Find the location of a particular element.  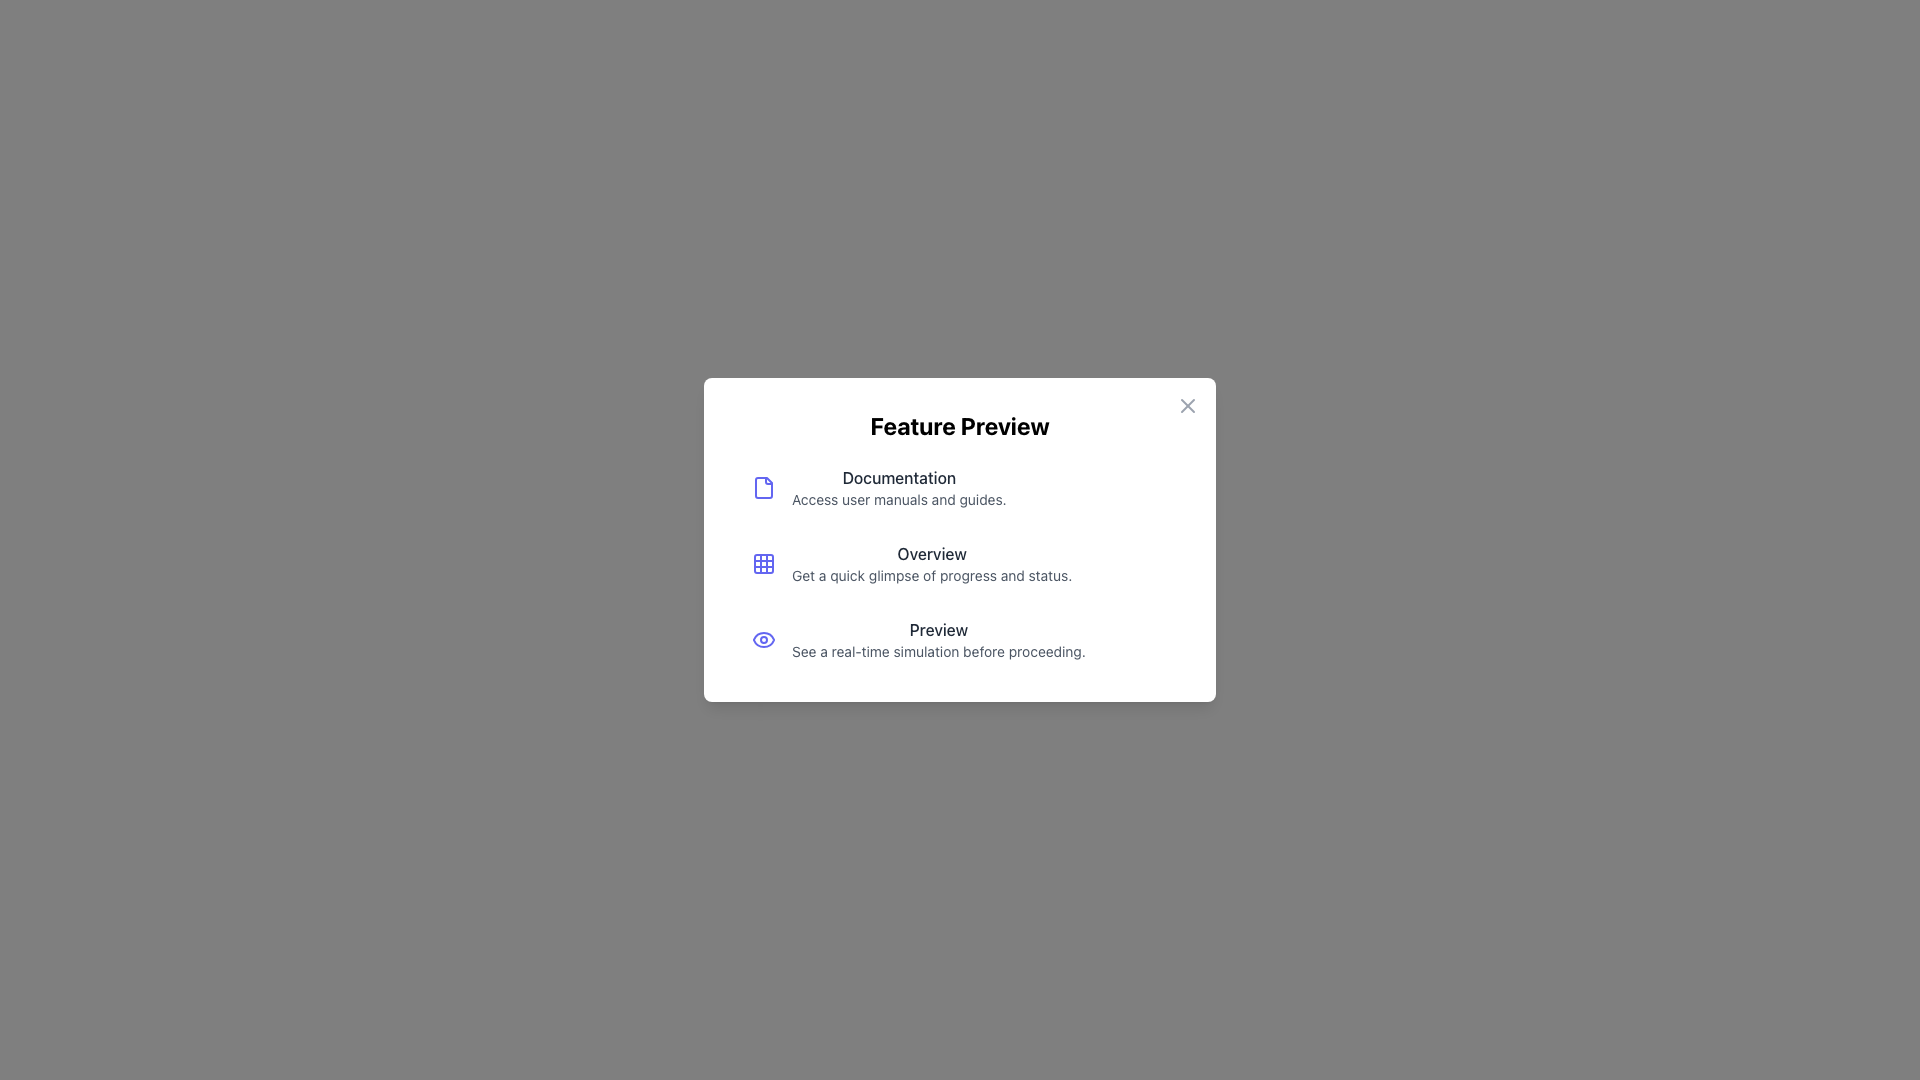

the 'Overview' text component in the 'Feature Preview' modal, which includes a bold title and a secondary description, positioned centrally below the 'Documentation' section is located at coordinates (931, 563).